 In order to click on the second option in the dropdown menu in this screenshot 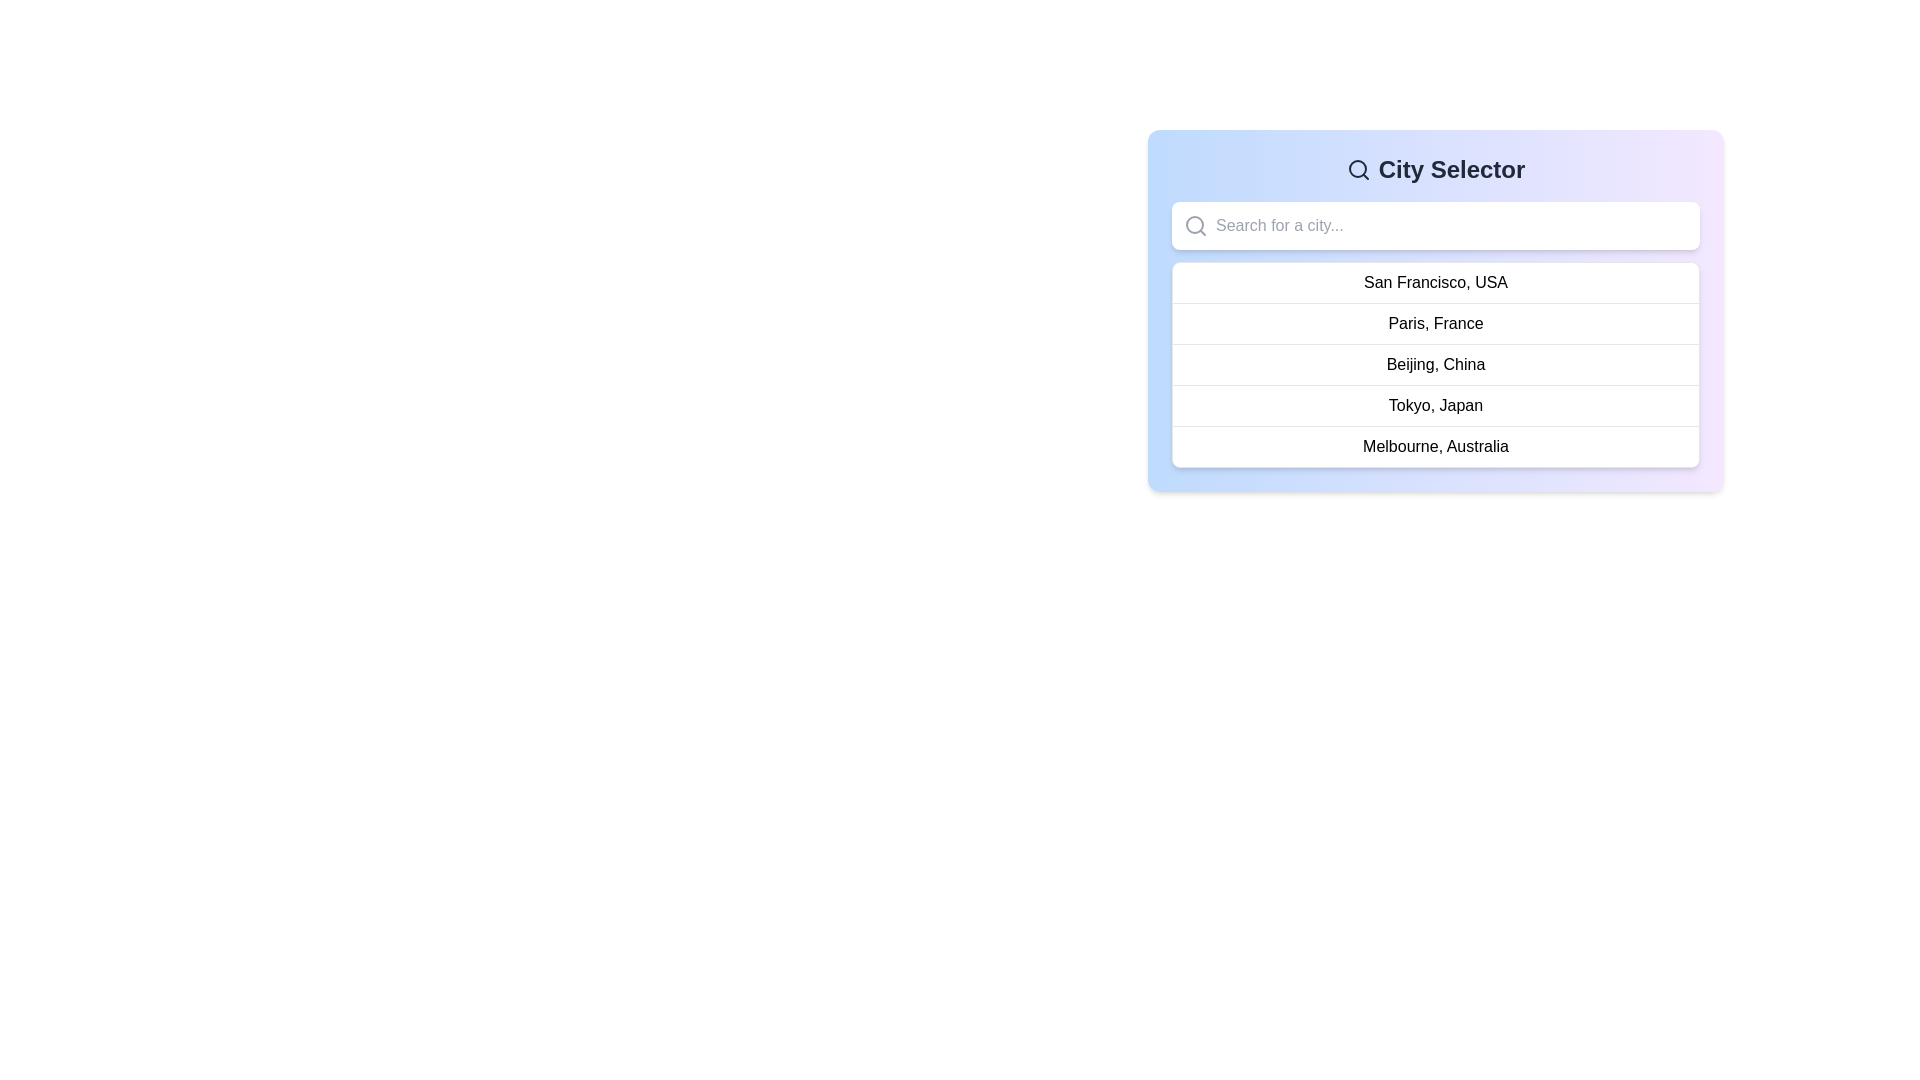, I will do `click(1434, 322)`.